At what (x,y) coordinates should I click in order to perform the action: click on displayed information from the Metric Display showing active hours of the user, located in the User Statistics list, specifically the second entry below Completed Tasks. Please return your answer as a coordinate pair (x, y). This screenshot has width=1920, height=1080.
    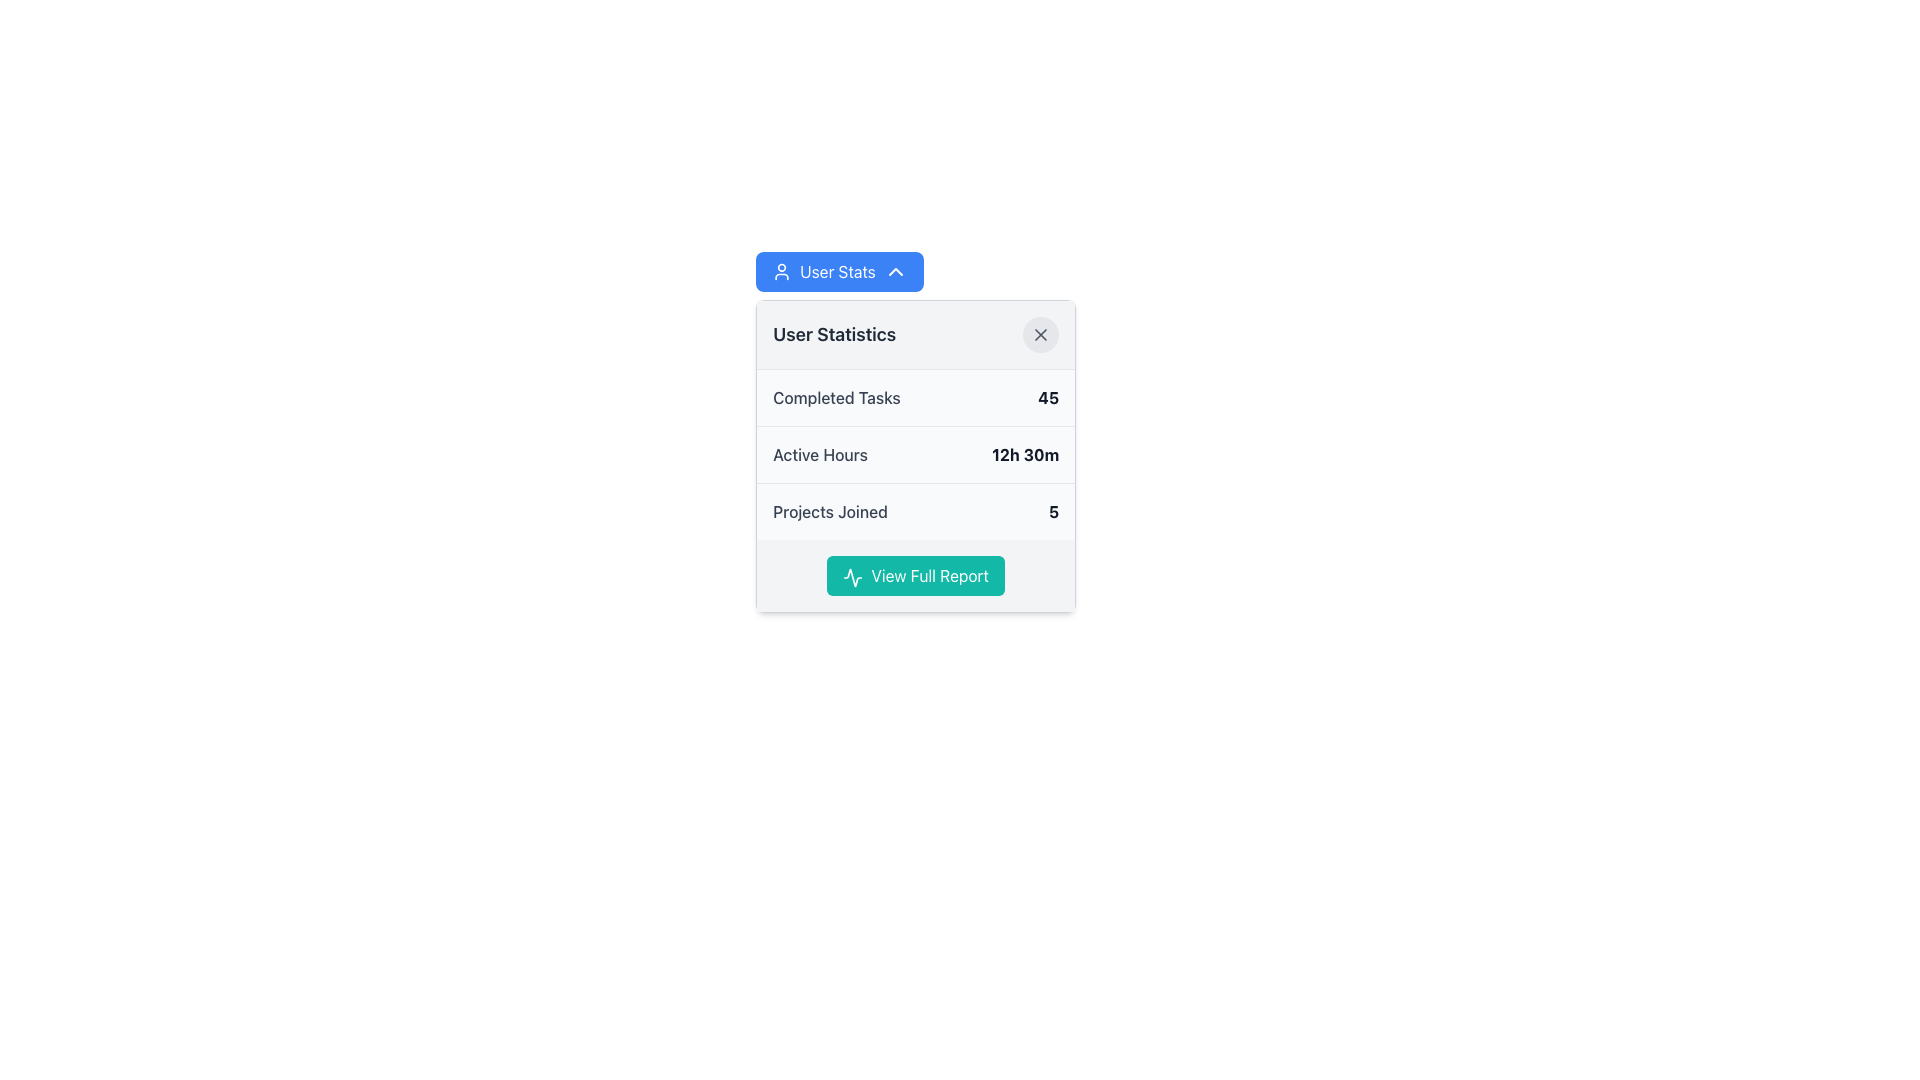
    Looking at the image, I should click on (915, 454).